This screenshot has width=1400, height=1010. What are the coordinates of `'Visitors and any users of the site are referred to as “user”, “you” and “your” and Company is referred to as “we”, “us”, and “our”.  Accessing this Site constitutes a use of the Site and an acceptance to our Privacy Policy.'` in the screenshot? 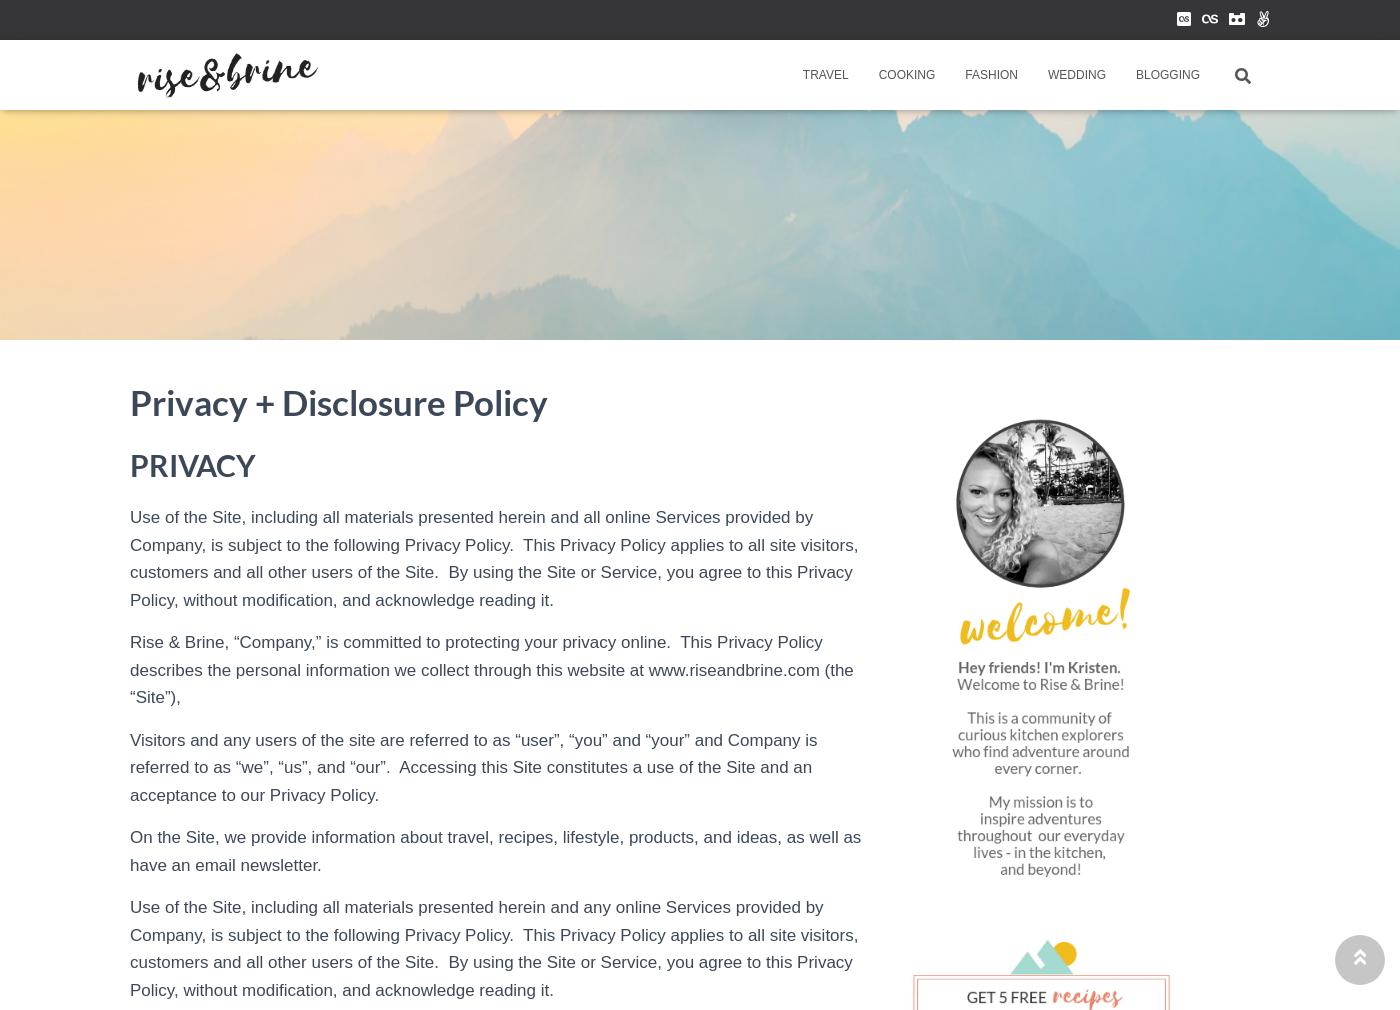 It's located at (473, 766).